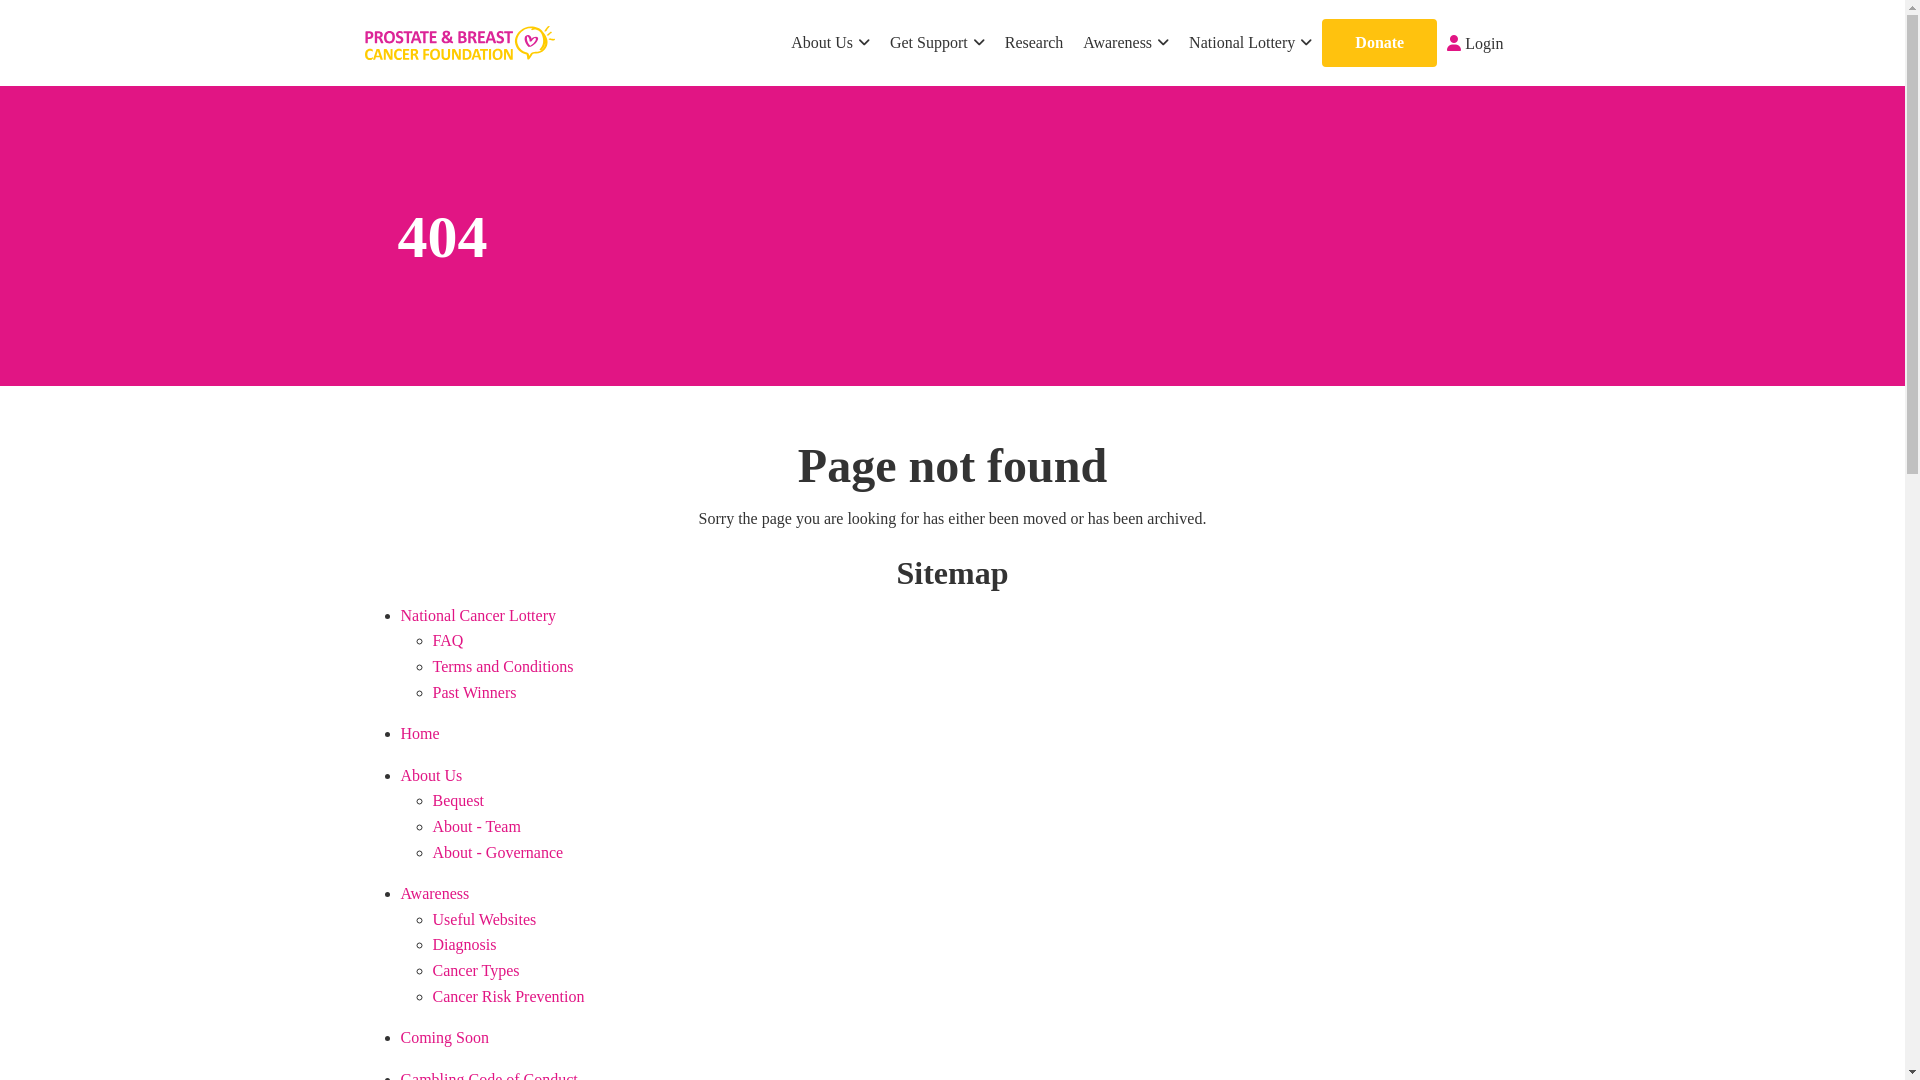 Image resolution: width=1920 pixels, height=1080 pixels. What do you see at coordinates (443, 1036) in the screenshot?
I see `'Coming Soon'` at bounding box center [443, 1036].